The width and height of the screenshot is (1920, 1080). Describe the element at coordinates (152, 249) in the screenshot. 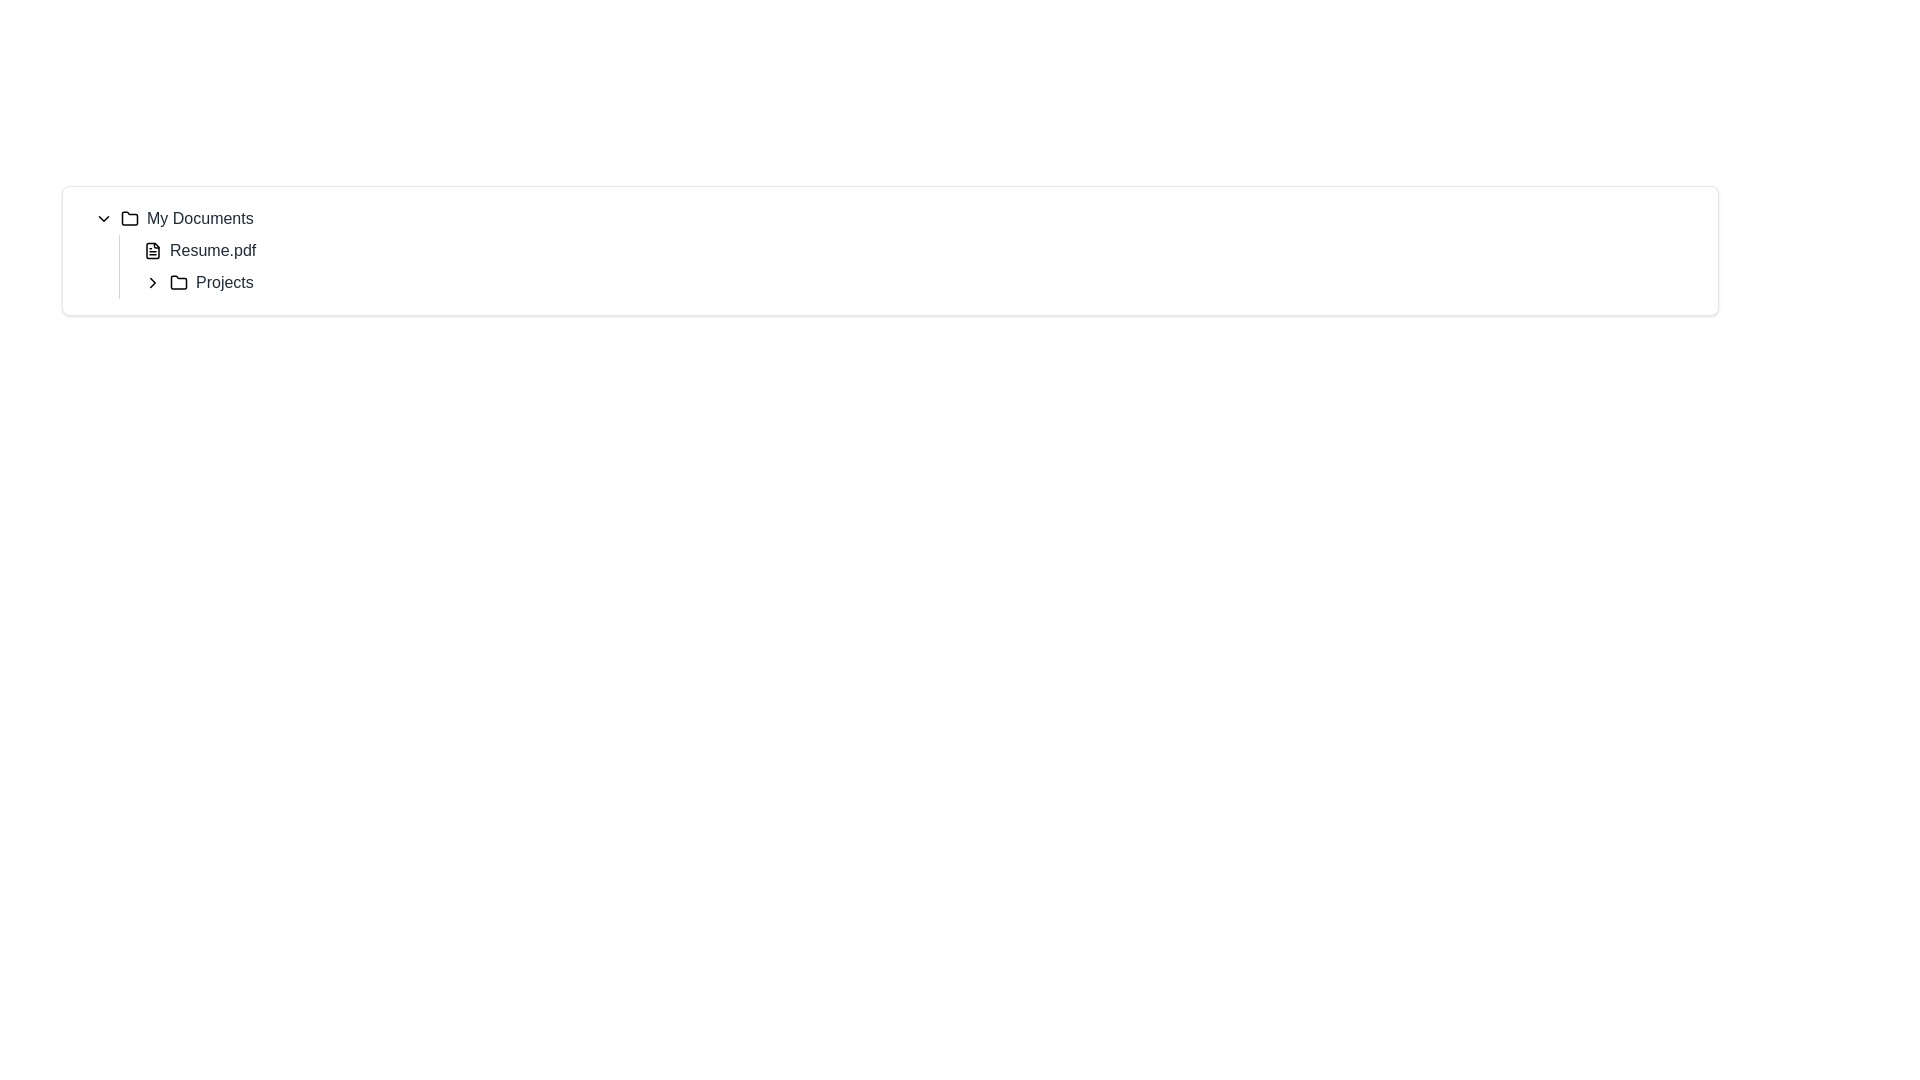

I see `the PDF file icon representing 'Resume.pdf' located in the top-left section of the interface` at that location.